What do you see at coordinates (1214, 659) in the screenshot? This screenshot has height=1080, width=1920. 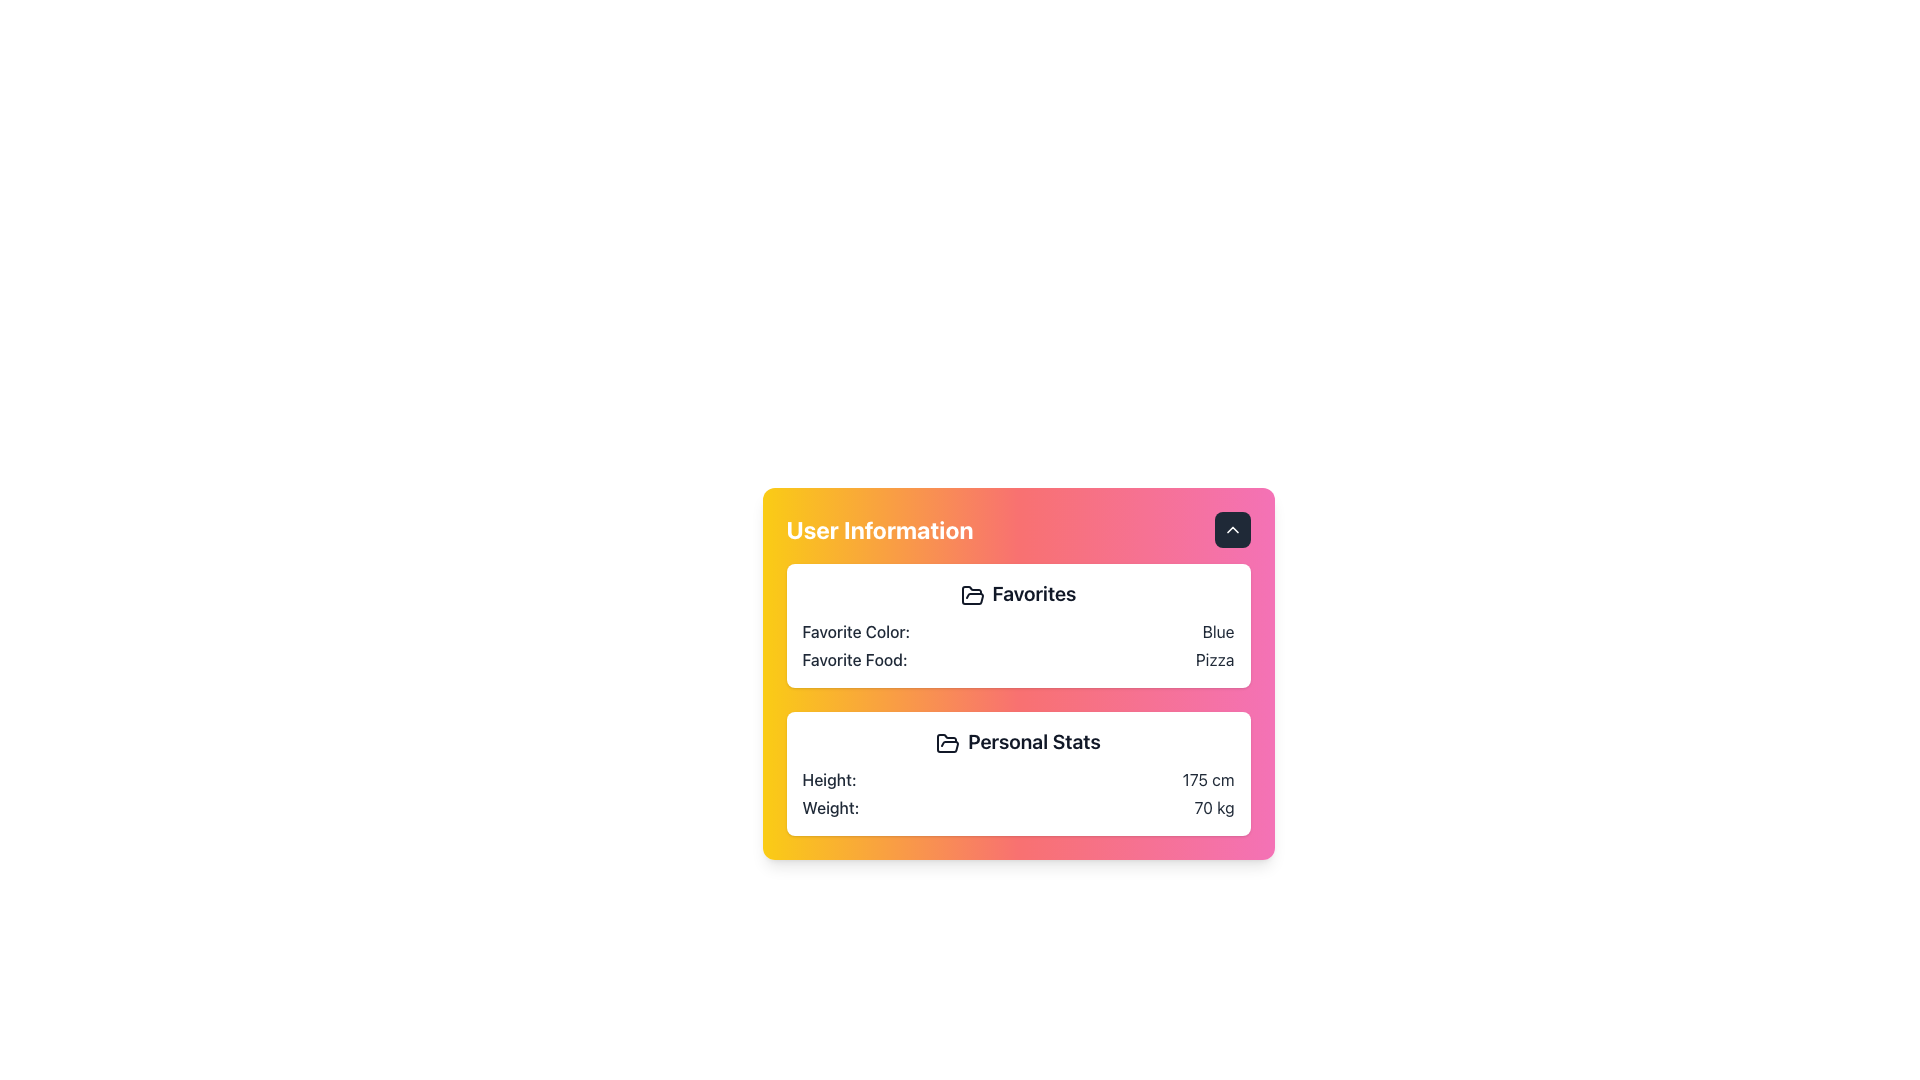 I see `the static text label displaying 'Pizza', which is aligned to the right of 'Favorite Food:' in the user details section` at bounding box center [1214, 659].